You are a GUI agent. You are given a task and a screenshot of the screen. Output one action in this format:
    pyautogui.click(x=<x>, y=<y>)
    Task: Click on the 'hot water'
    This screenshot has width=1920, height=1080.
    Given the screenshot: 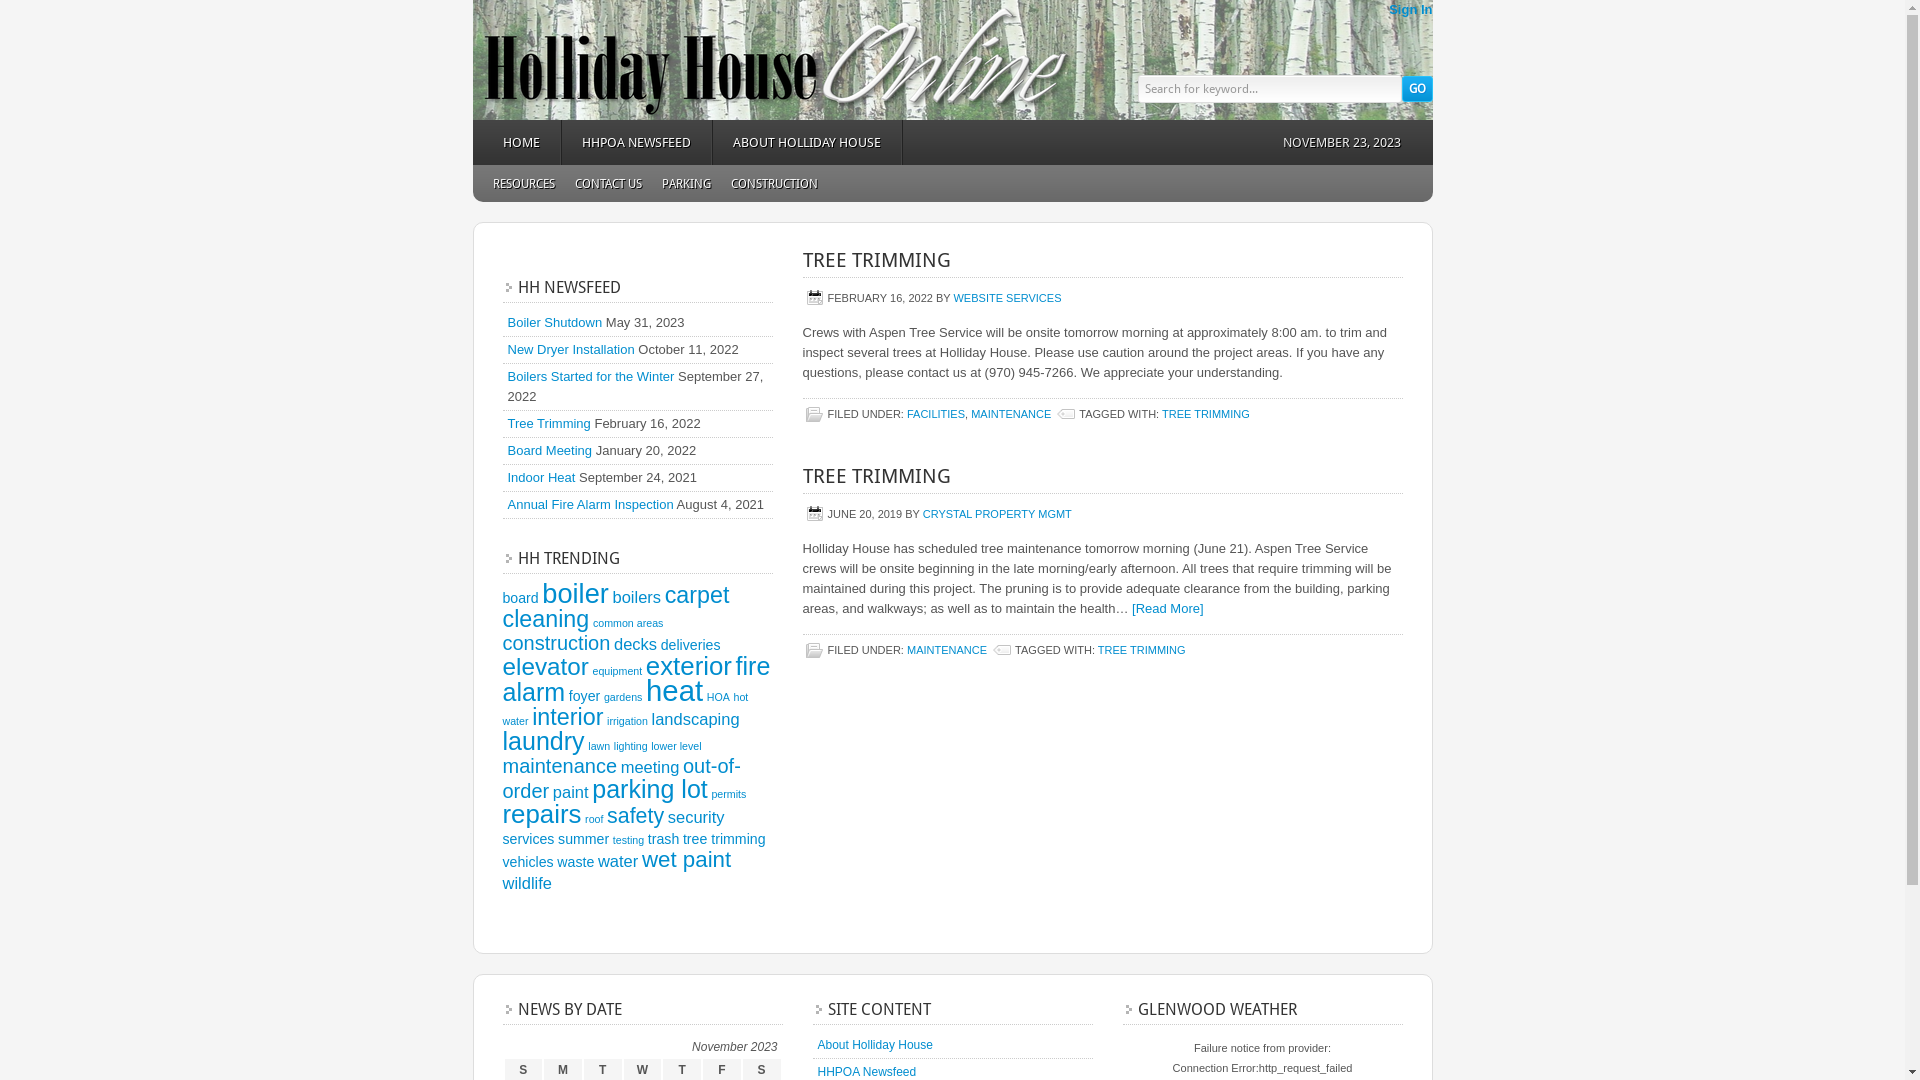 What is the action you would take?
    pyautogui.click(x=502, y=708)
    